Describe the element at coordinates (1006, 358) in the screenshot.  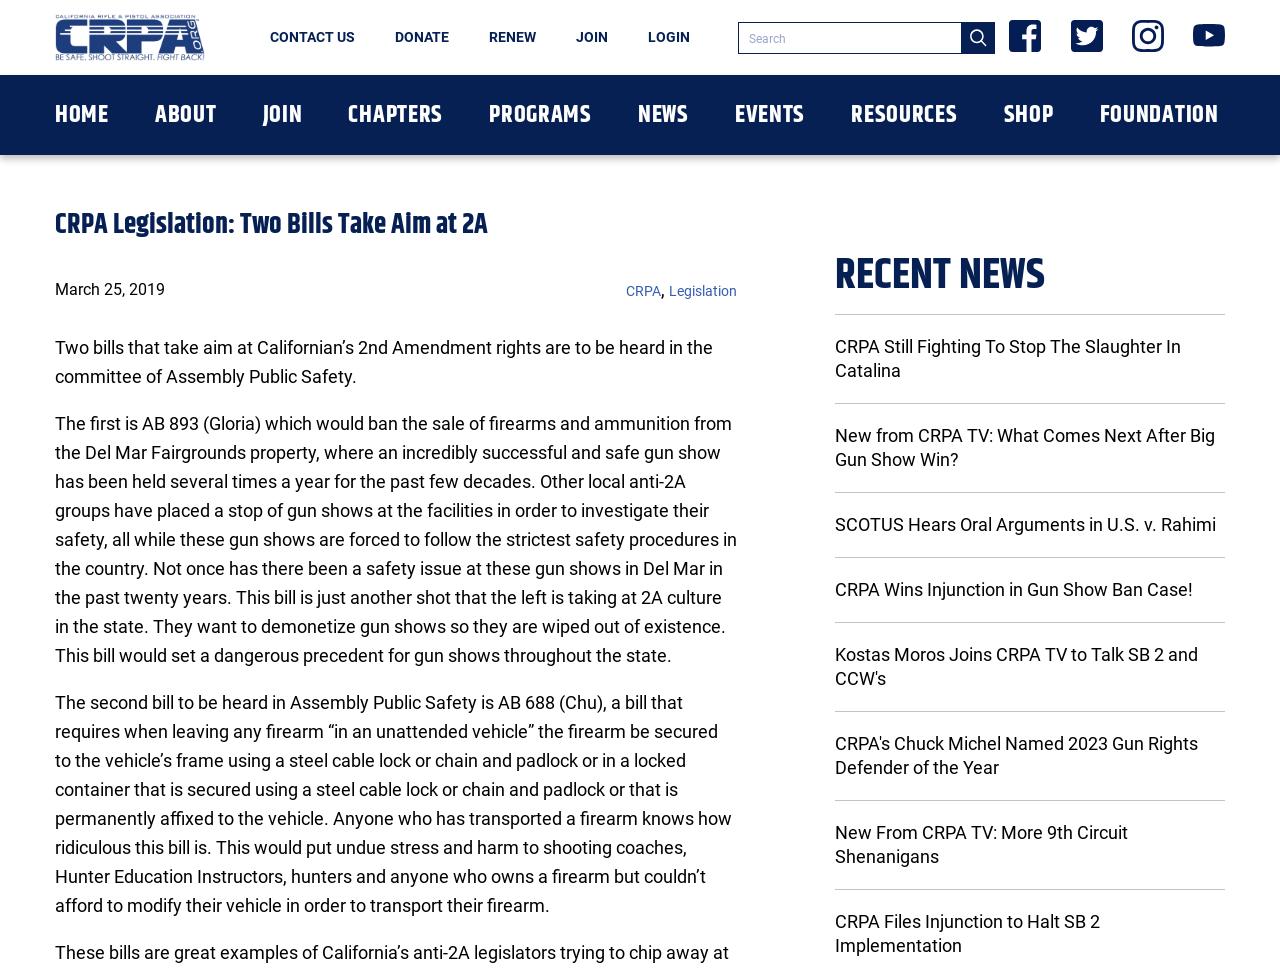
I see `'CRPA Still Fighting To Stop The Slaughter In Catalina'` at that location.